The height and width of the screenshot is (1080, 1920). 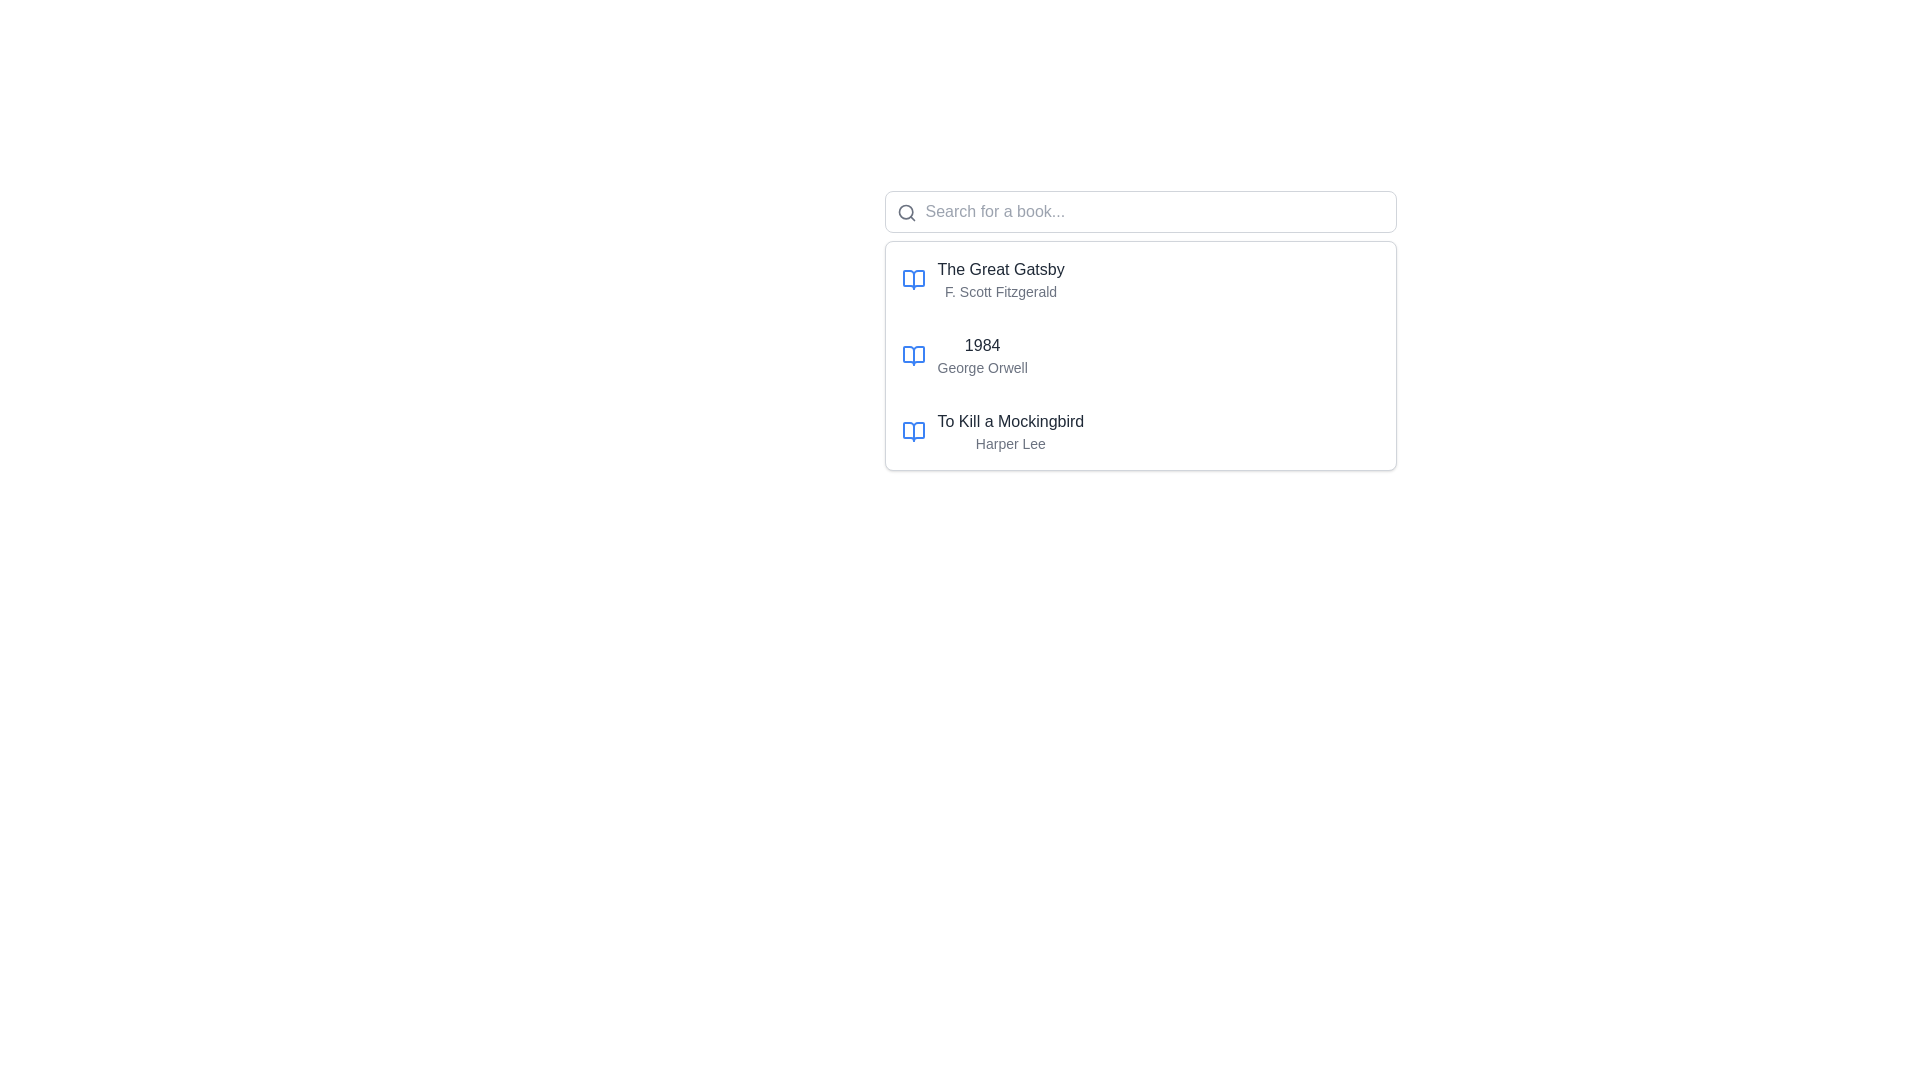 I want to click on the open book icon located to the left of the text '1984' by George Orwell in the middle list item of a vertically stacked list, so click(x=912, y=354).